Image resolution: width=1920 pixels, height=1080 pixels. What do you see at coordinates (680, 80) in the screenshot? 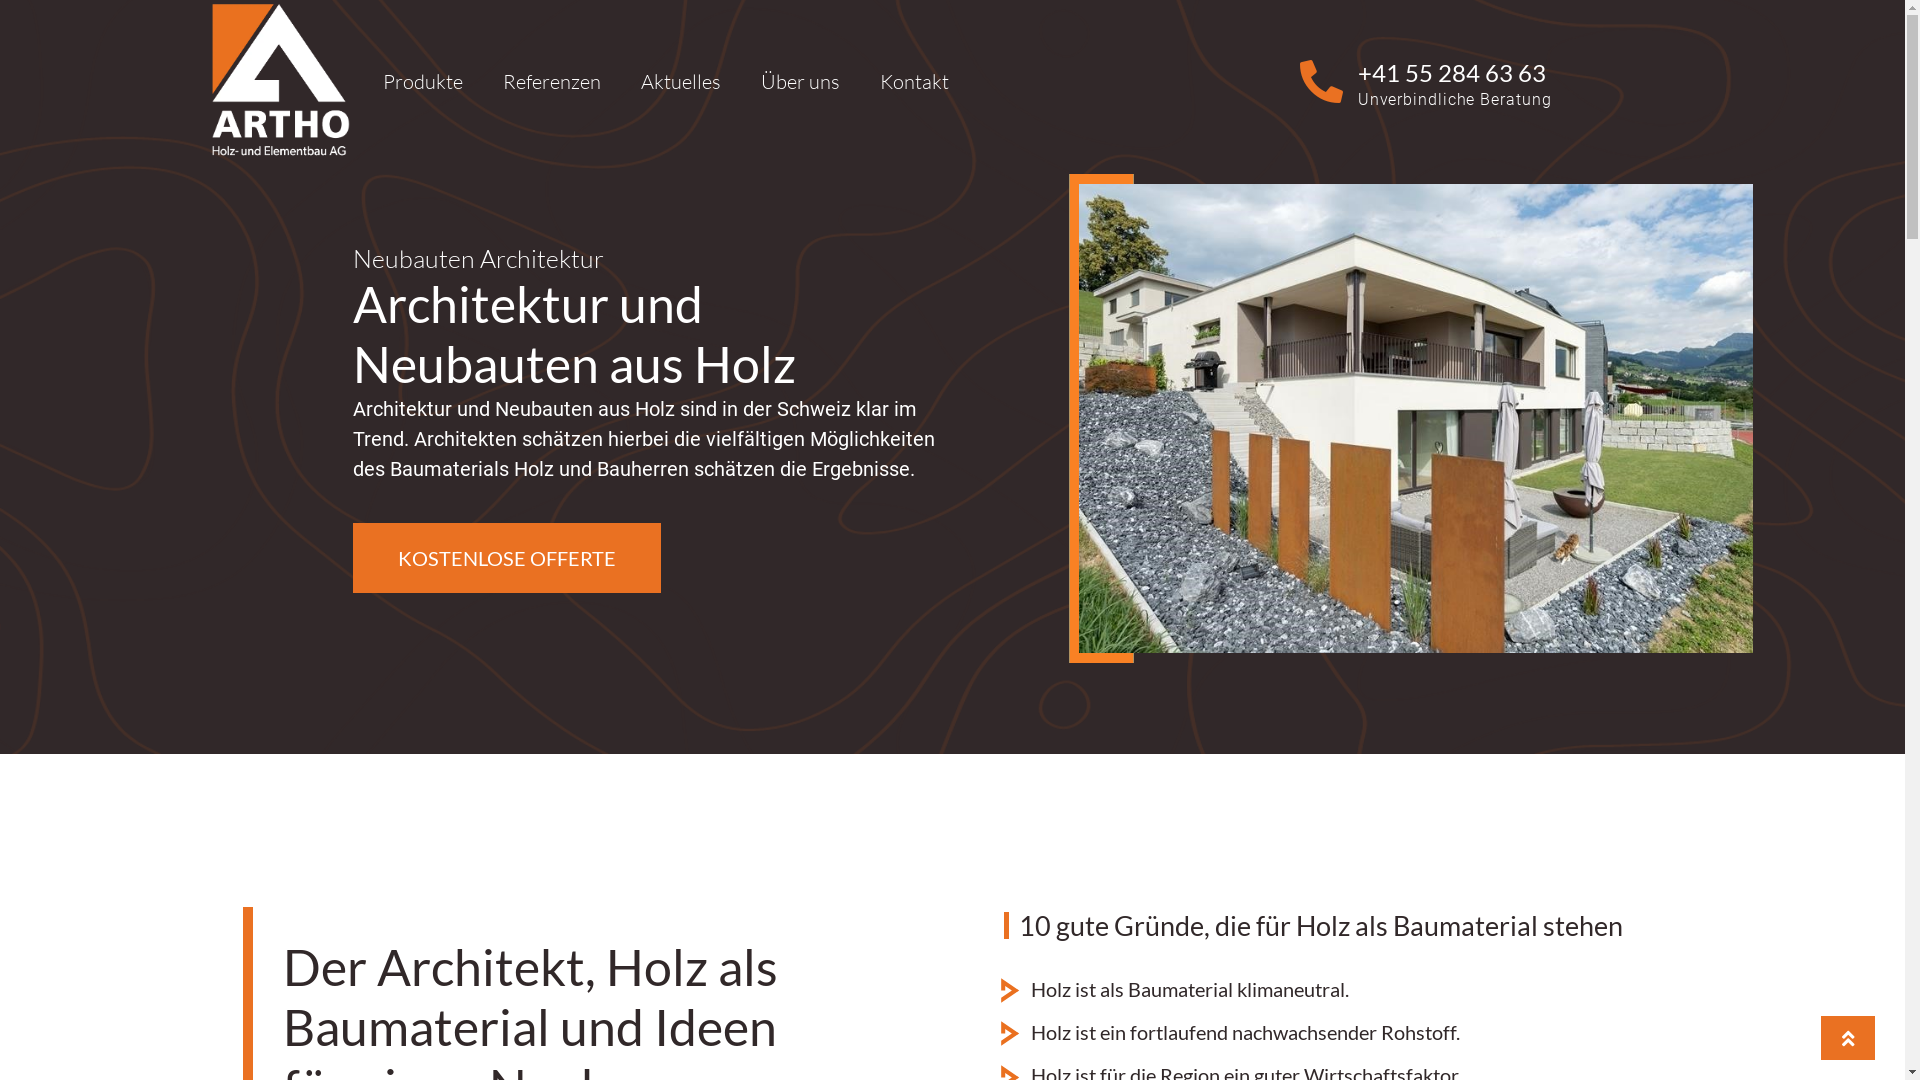
I see `'Aktuelles'` at bounding box center [680, 80].